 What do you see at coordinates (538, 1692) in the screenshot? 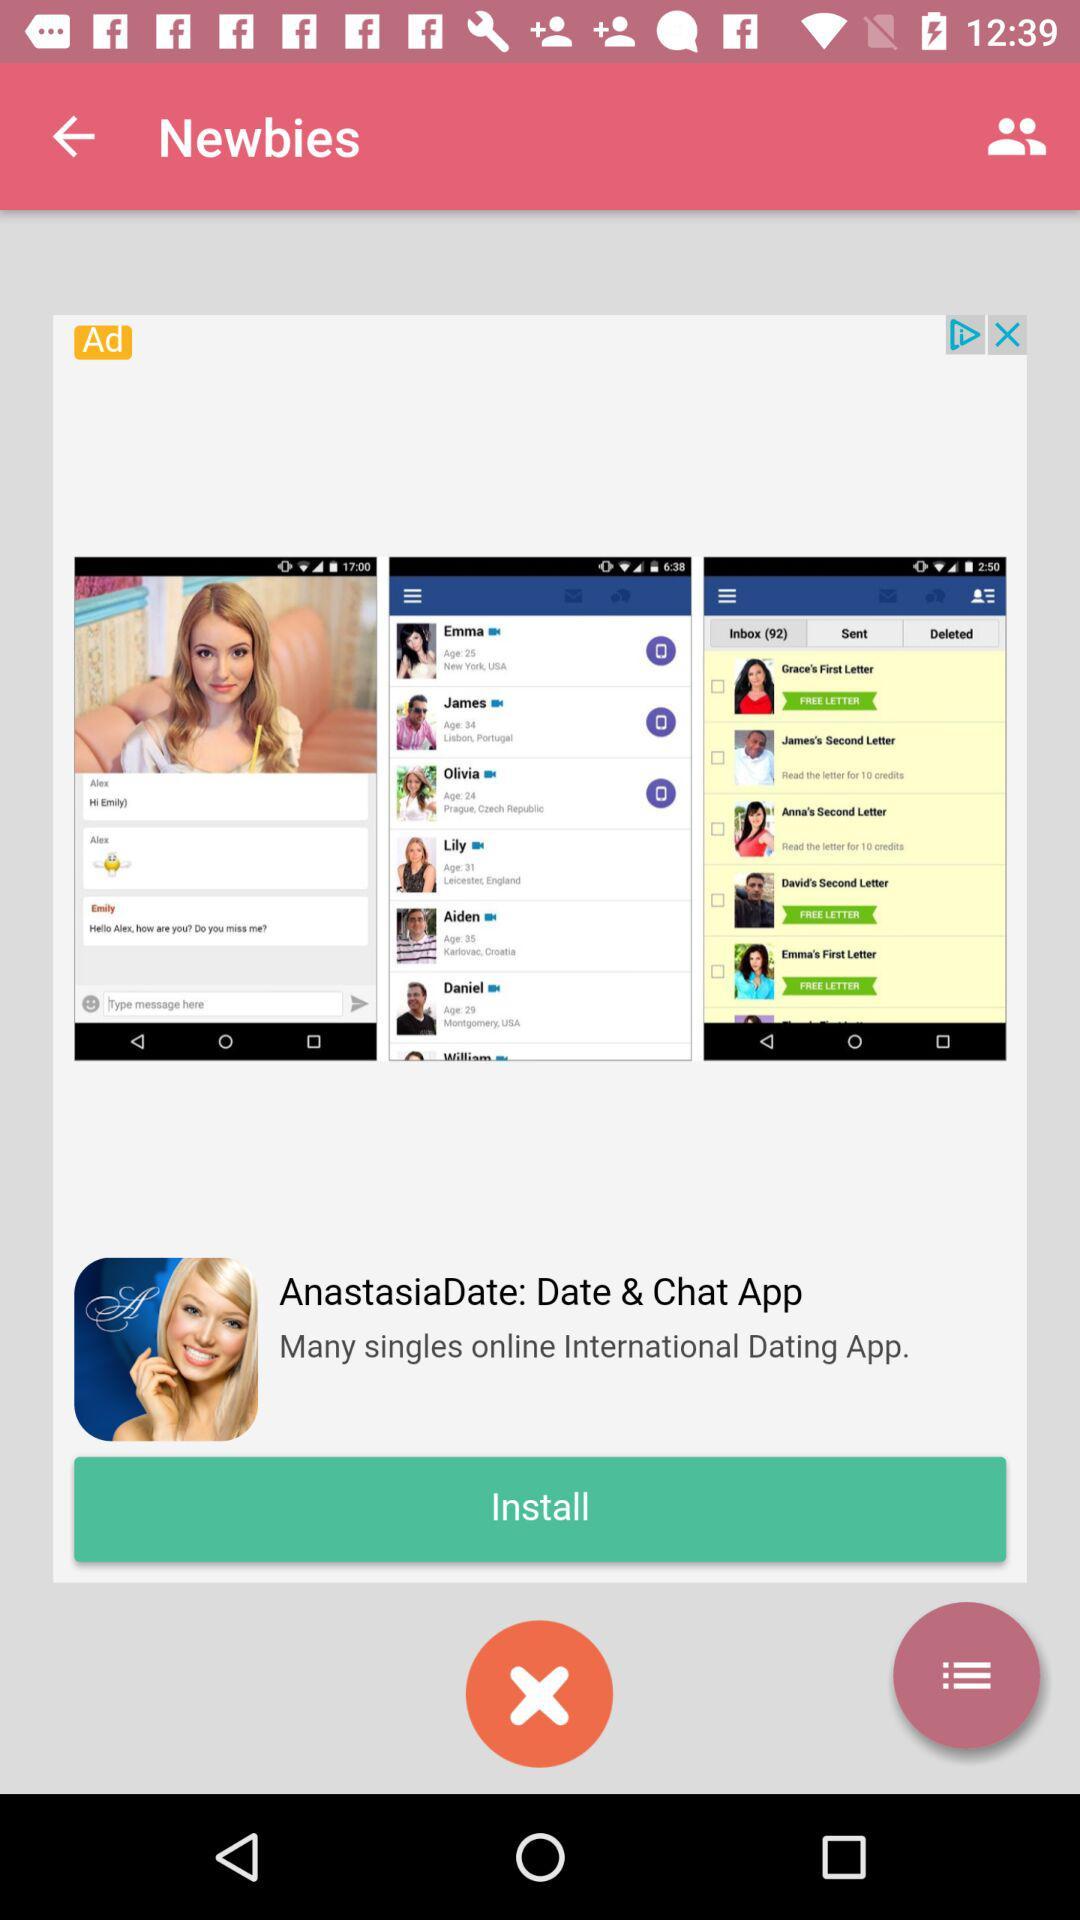
I see `exit installation` at bounding box center [538, 1692].